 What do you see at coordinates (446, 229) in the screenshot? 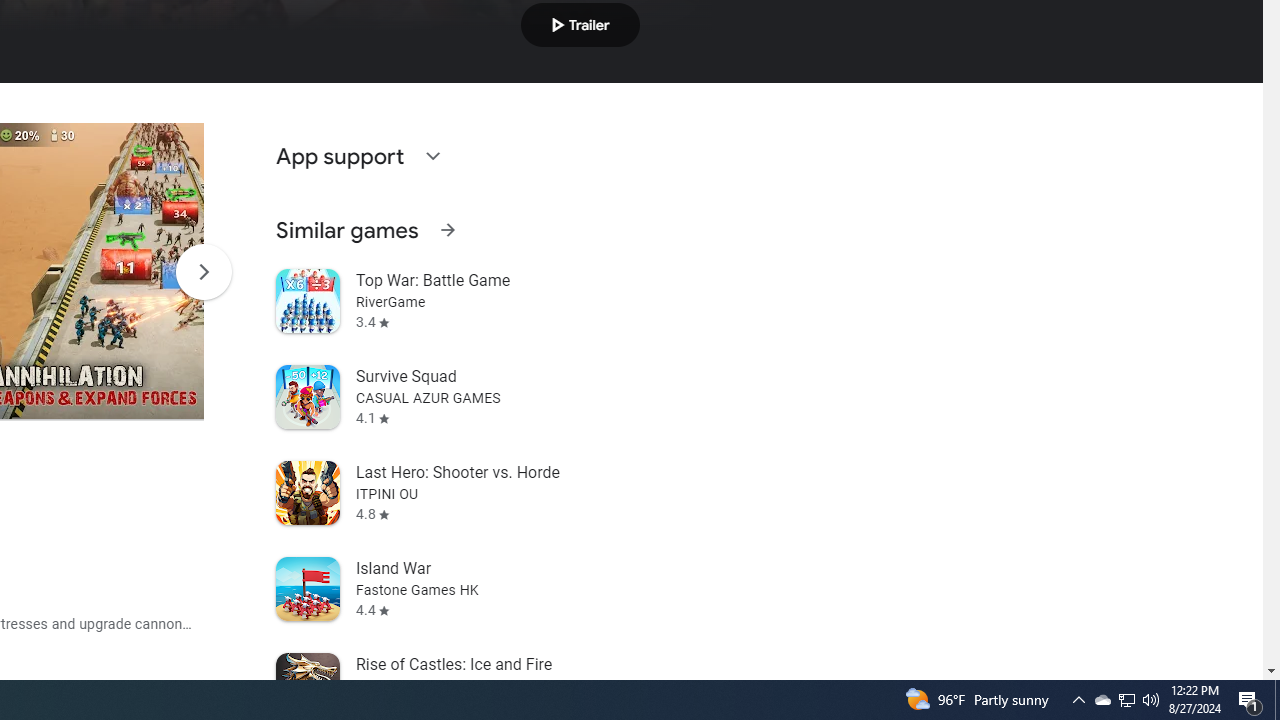
I see `'See more information on Similar games'` at bounding box center [446, 229].